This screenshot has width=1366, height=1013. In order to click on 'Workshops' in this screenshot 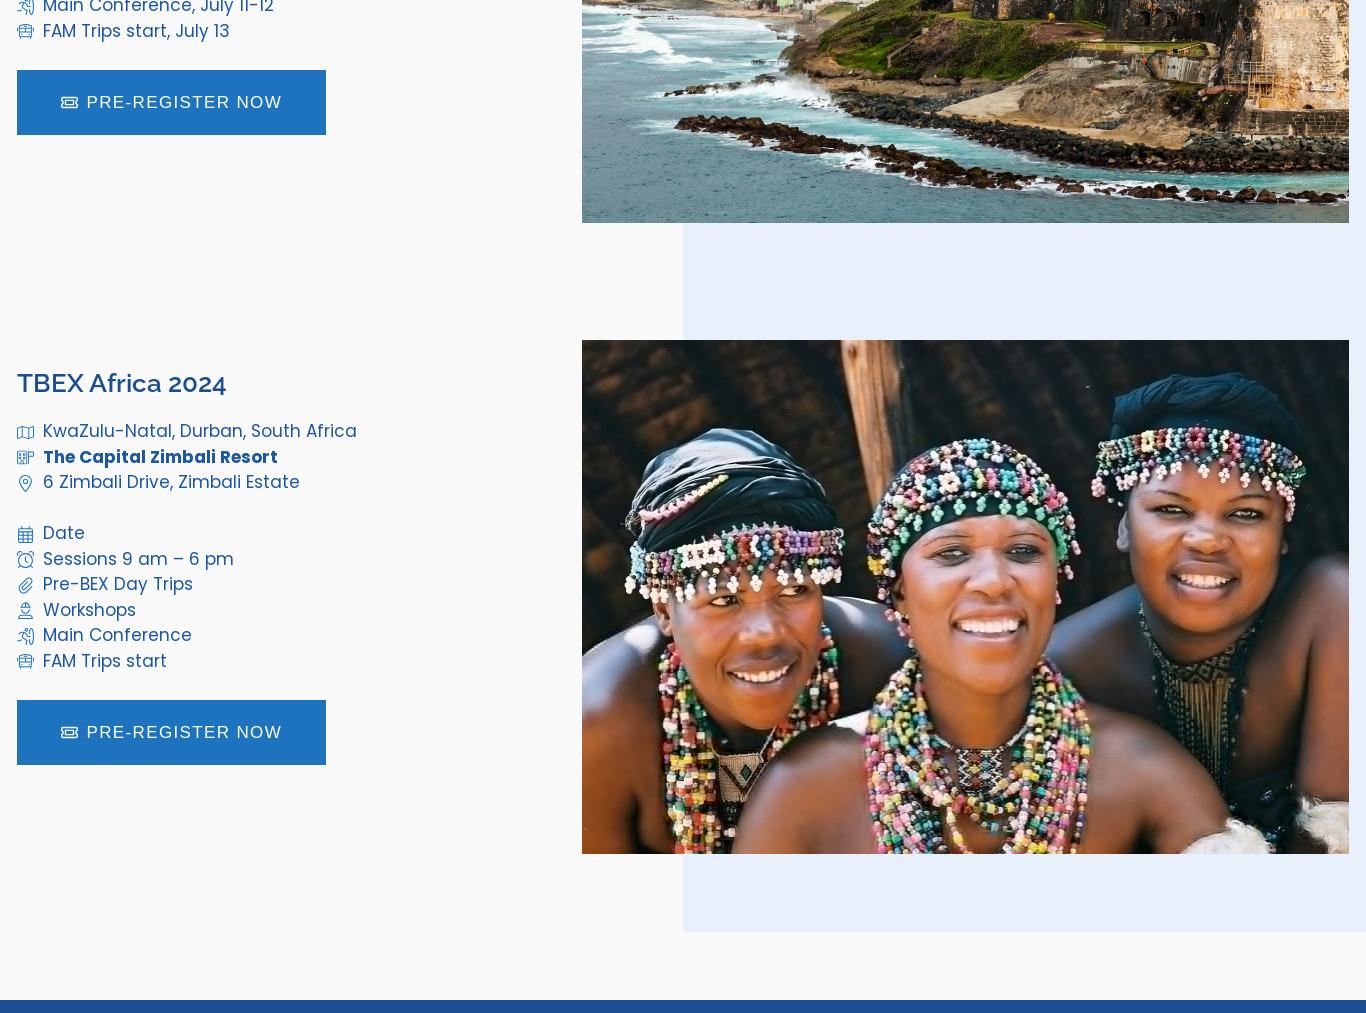, I will do `click(88, 608)`.